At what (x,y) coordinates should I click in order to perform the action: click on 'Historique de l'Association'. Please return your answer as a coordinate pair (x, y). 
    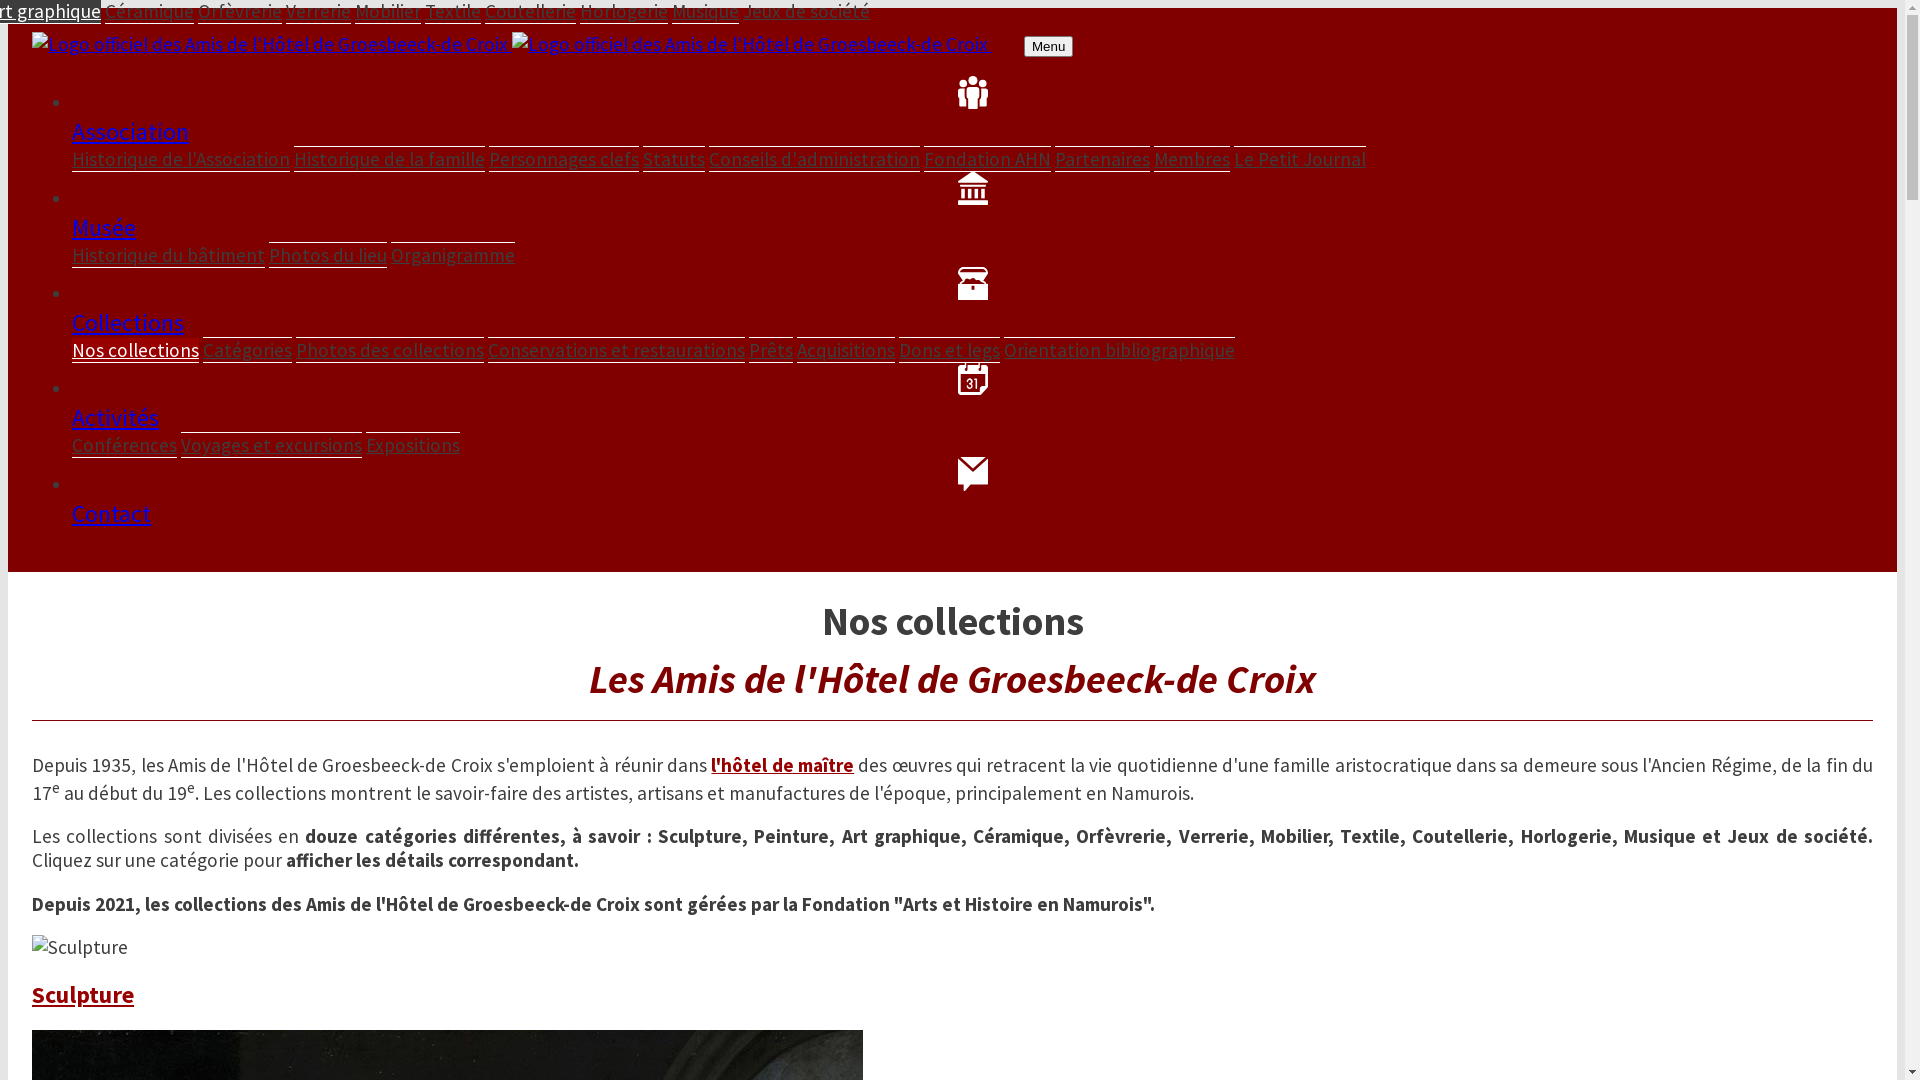
    Looking at the image, I should click on (181, 158).